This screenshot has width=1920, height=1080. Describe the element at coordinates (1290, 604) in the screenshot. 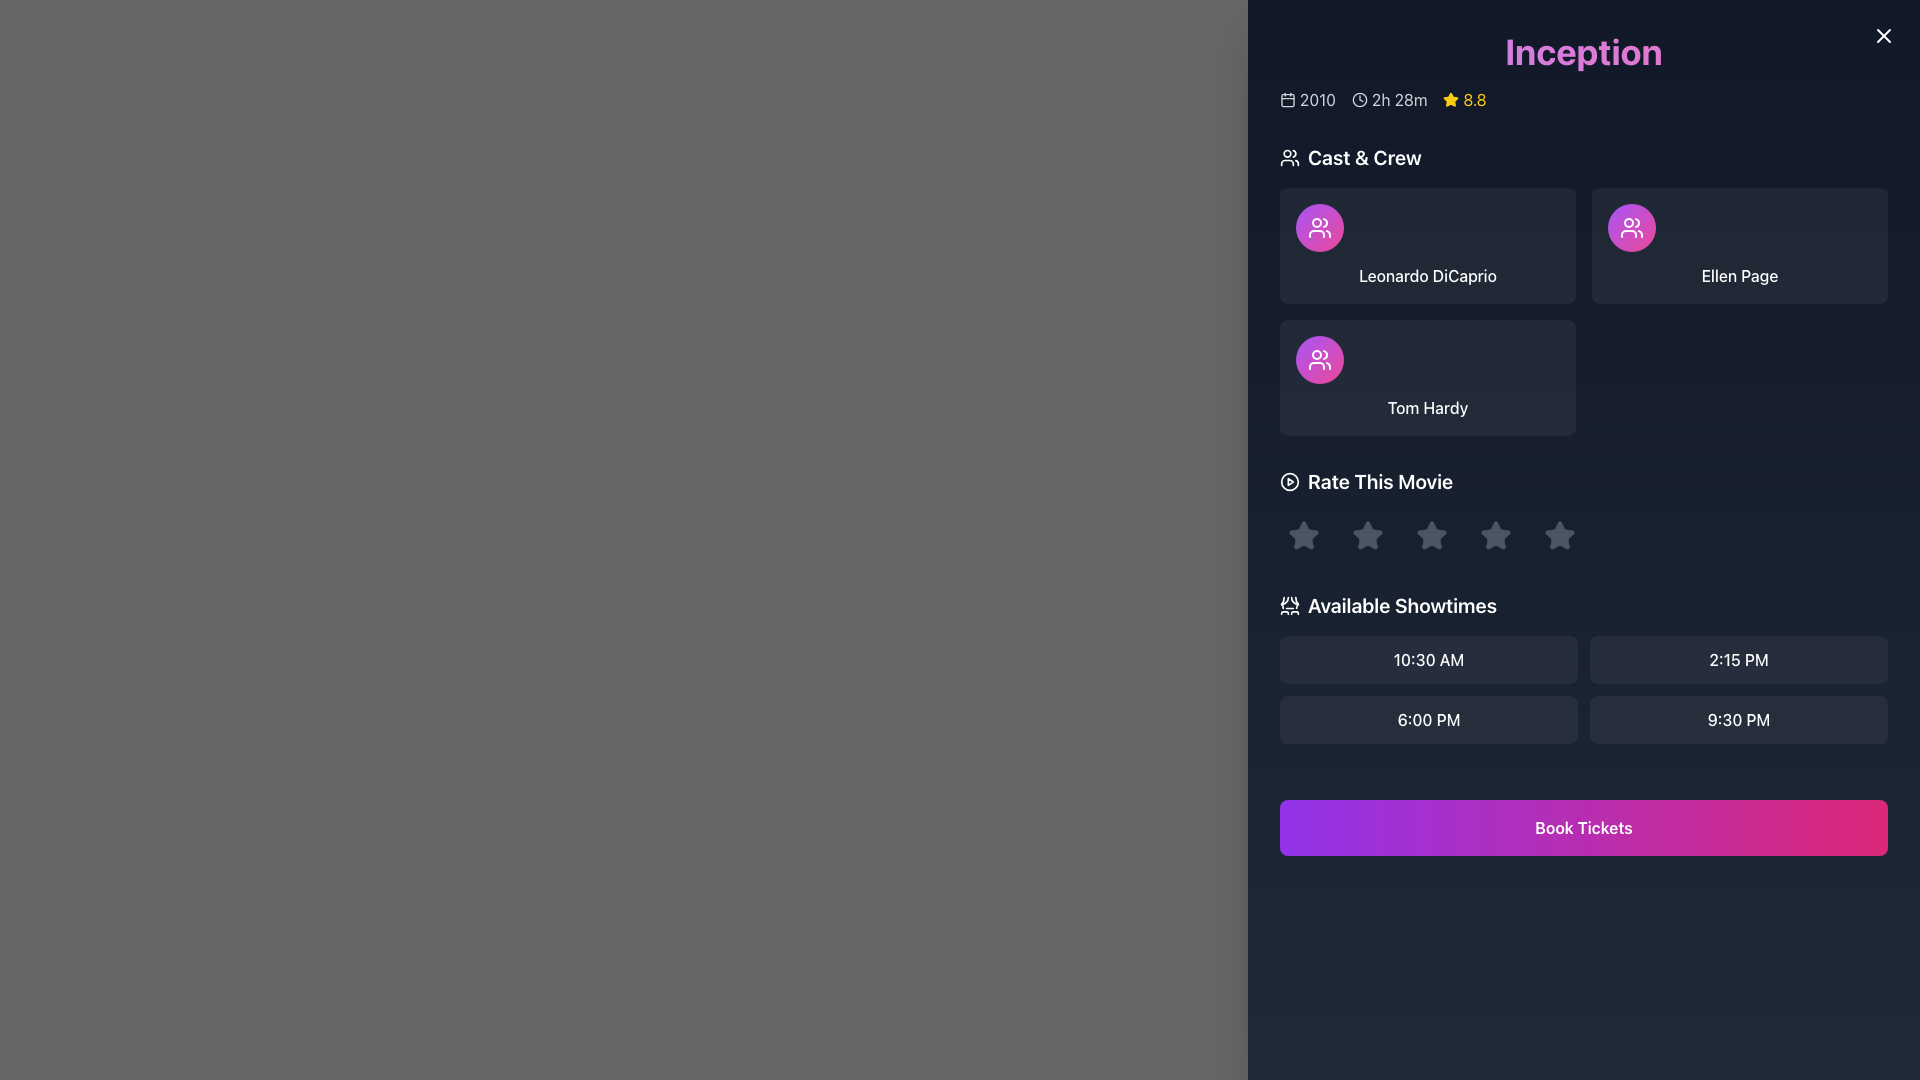

I see `the decorative icon representing the 'Available Showtimes' section, located to the left of the text label 'Available Showtimes'` at that location.